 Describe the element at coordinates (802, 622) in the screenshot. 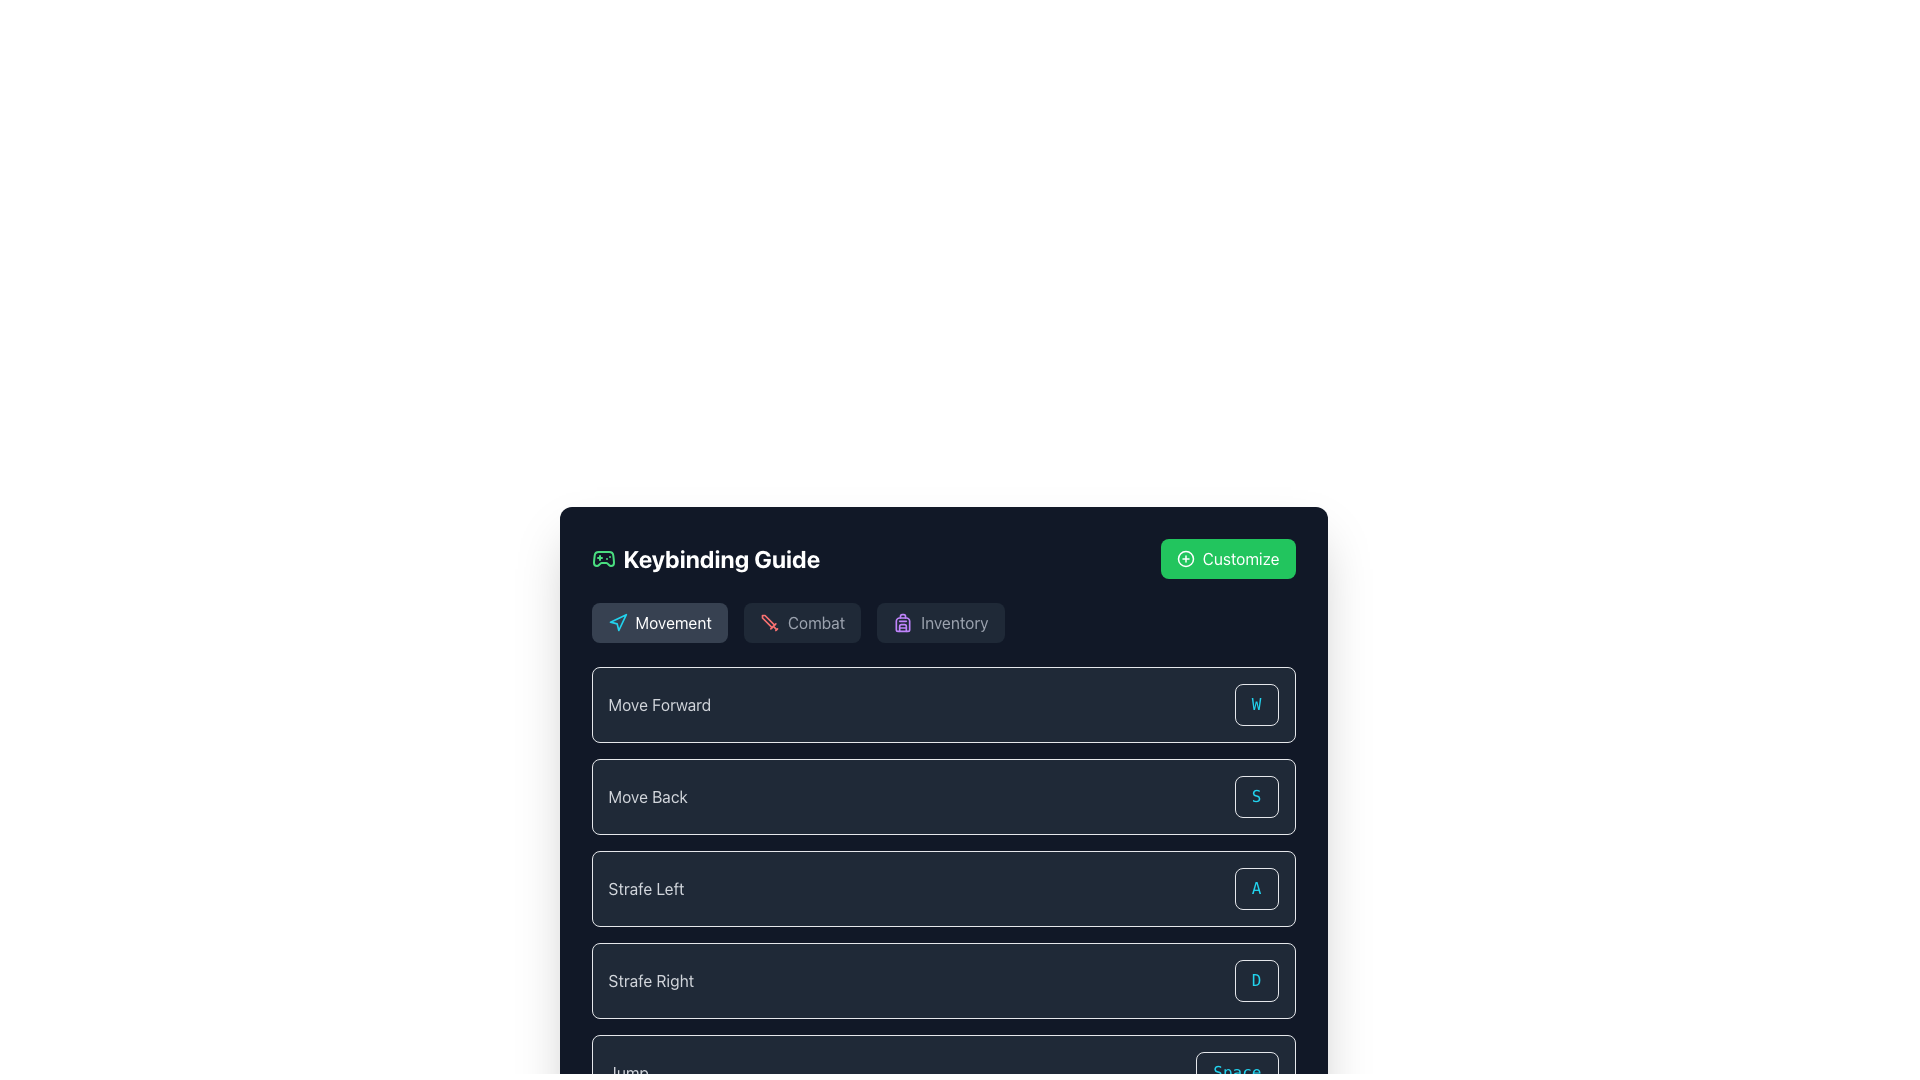

I see `the 'Combat' button, which is the second button in a row of three, featuring a dark gray background, light gray text, and a red sword icon to its left` at that location.